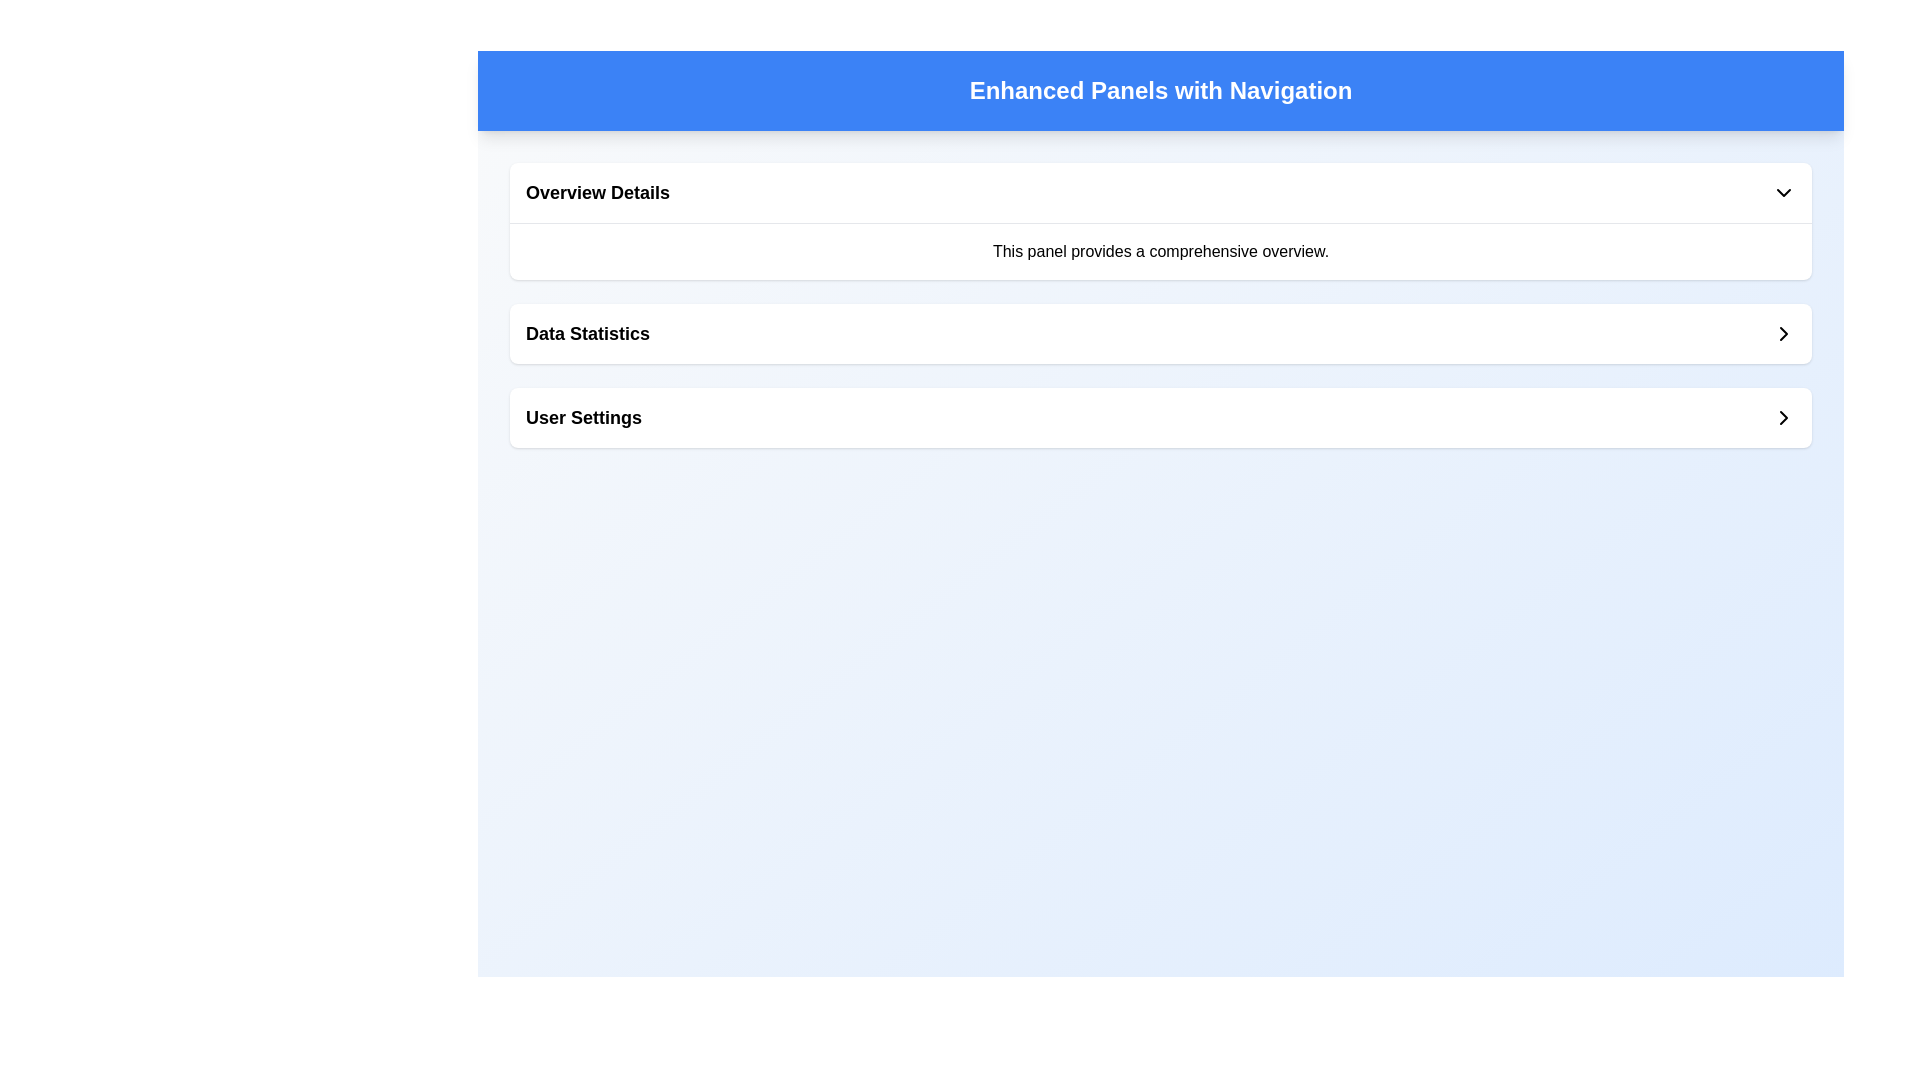 The width and height of the screenshot is (1920, 1080). I want to click on the chevron button located at the extreme right of the 'Data Statistics' horizontal bar, so click(1784, 333).